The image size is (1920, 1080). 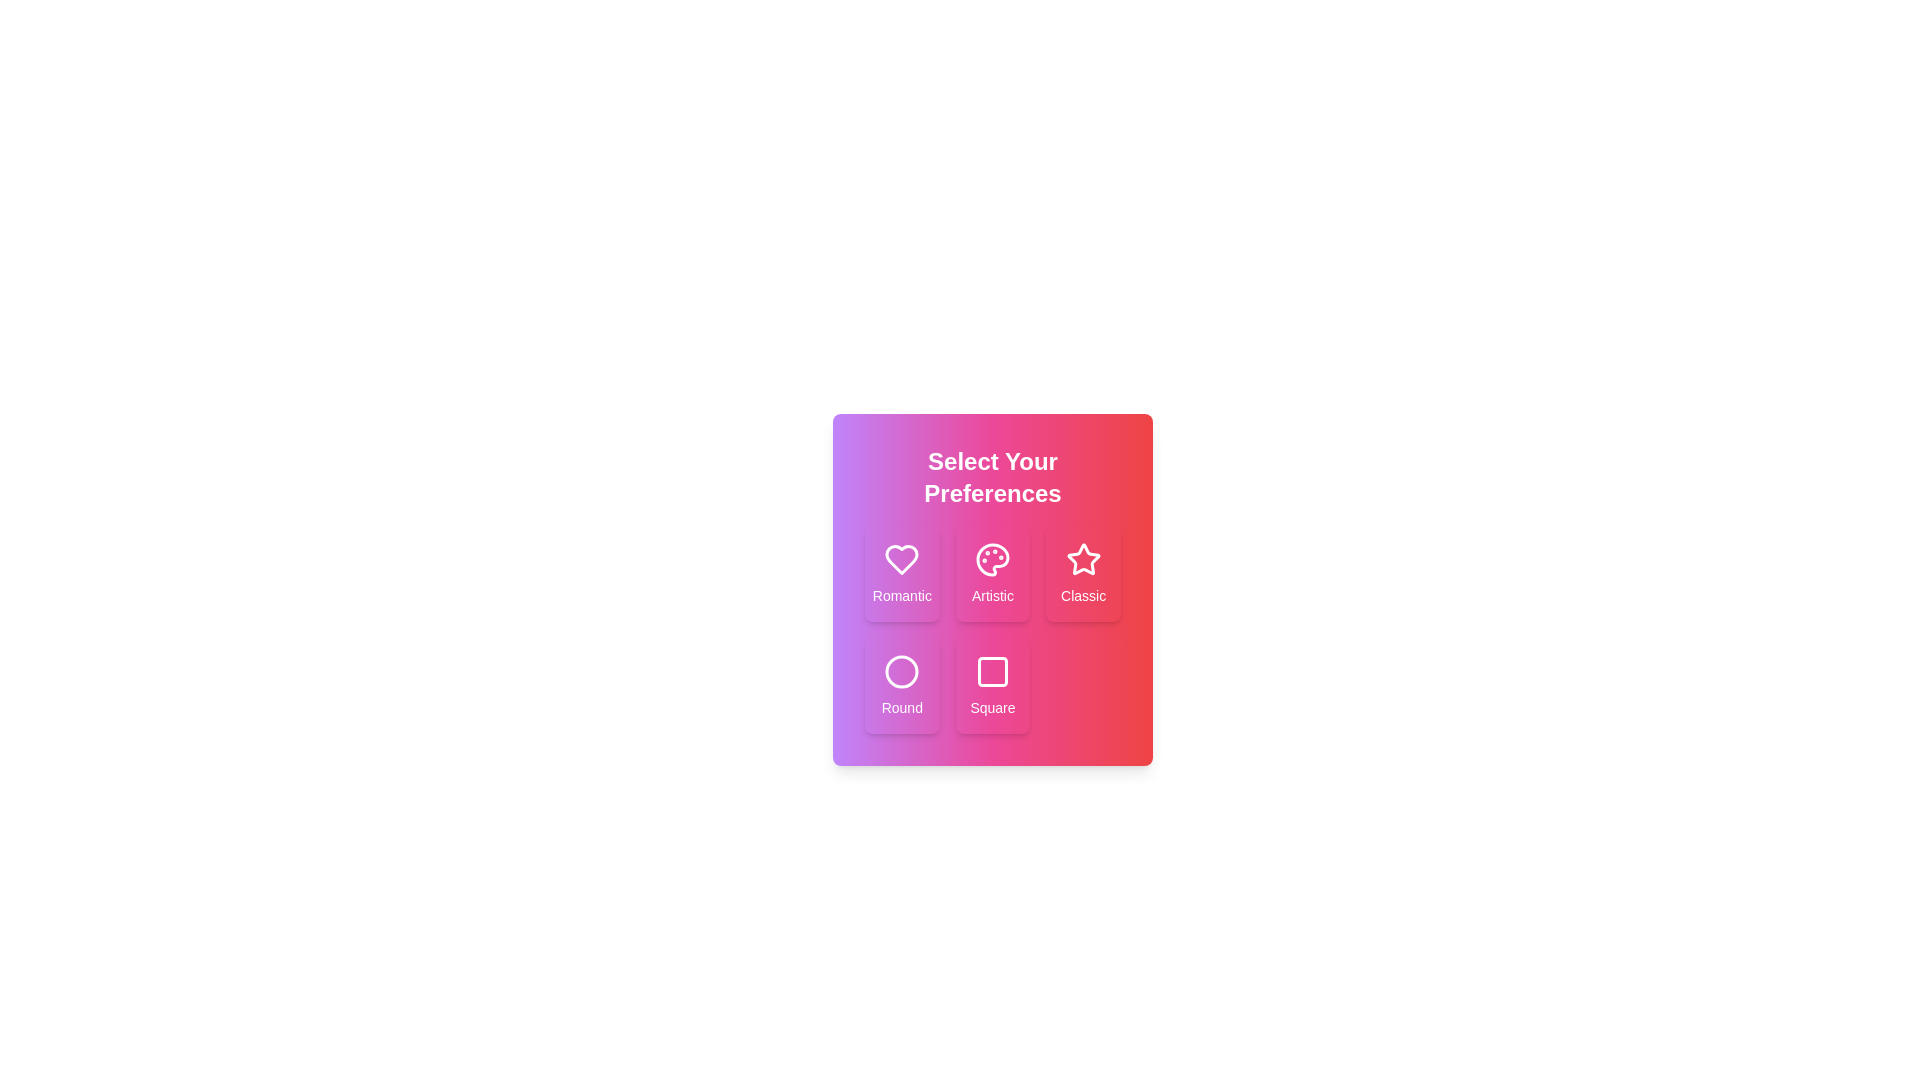 What do you see at coordinates (993, 574) in the screenshot?
I see `the preference option Artistic` at bounding box center [993, 574].